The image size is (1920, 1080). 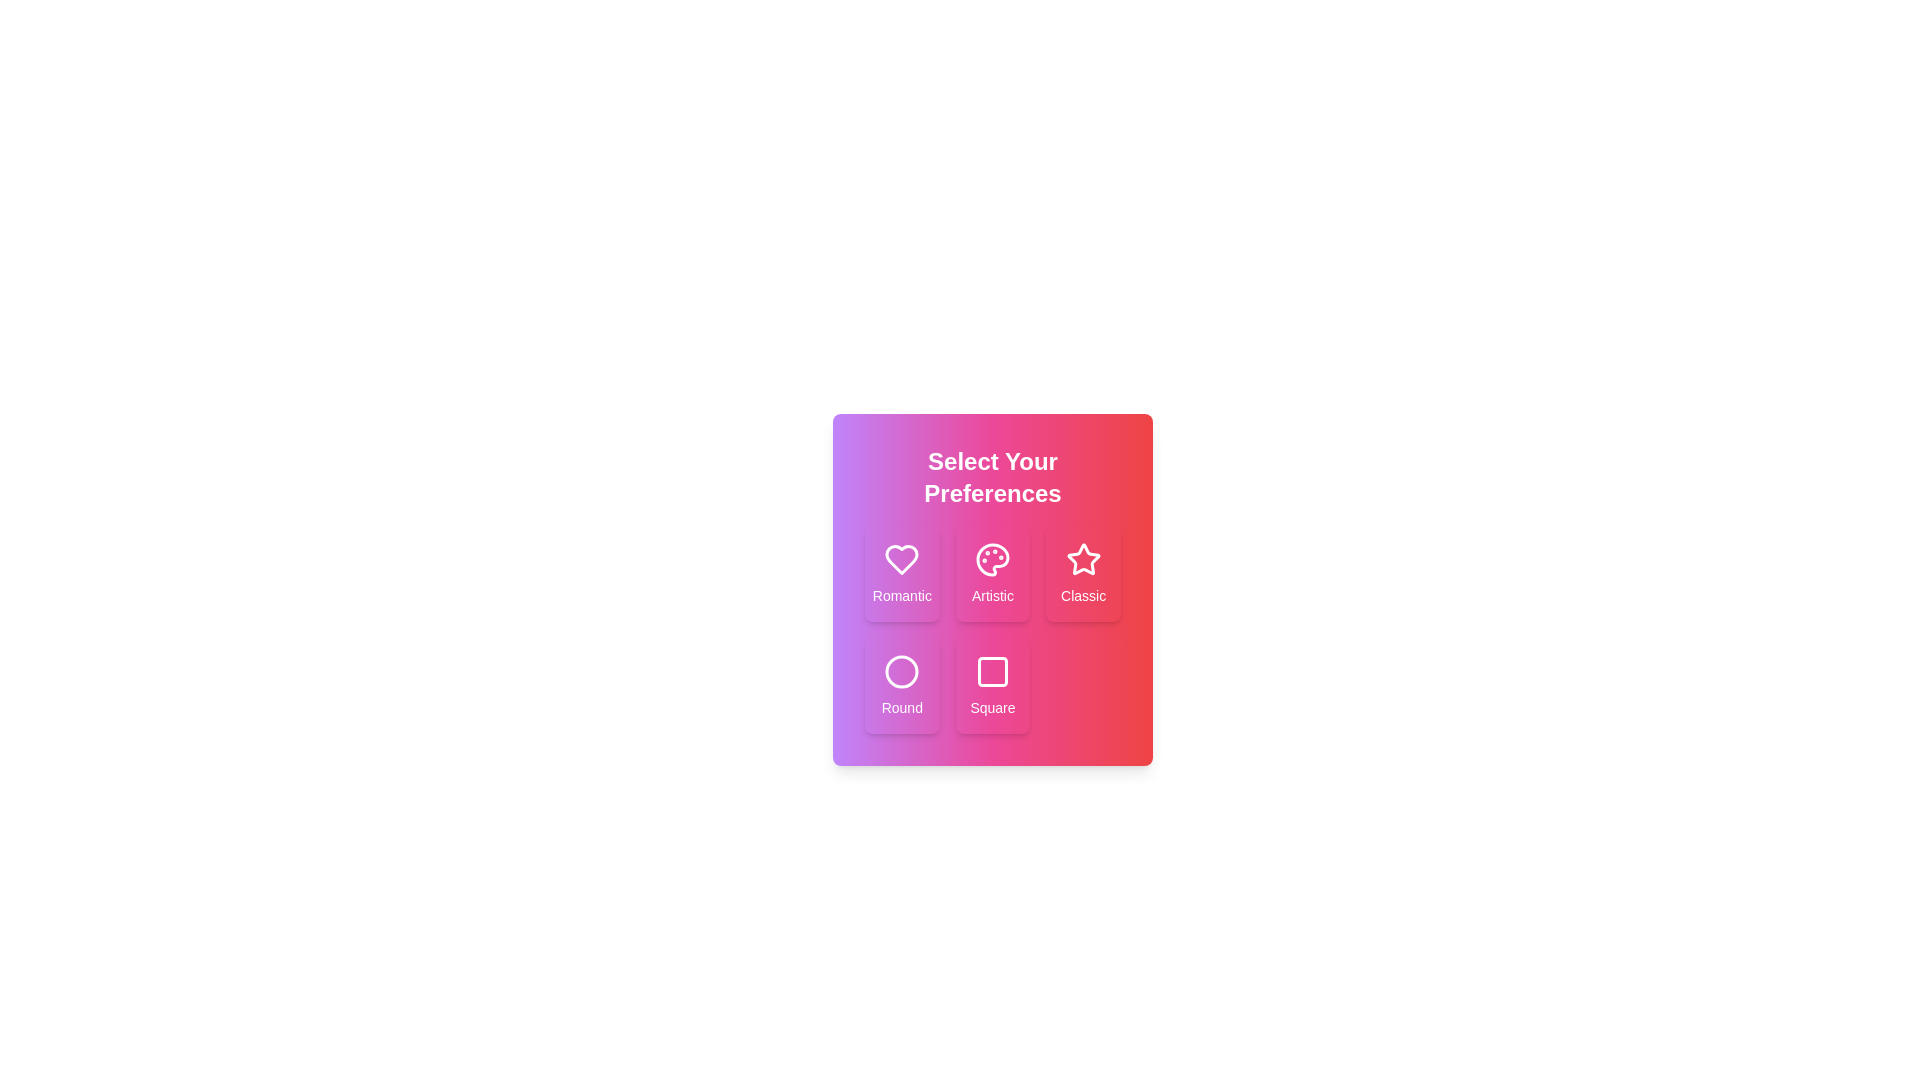 What do you see at coordinates (993, 574) in the screenshot?
I see `the preference option Artistic` at bounding box center [993, 574].